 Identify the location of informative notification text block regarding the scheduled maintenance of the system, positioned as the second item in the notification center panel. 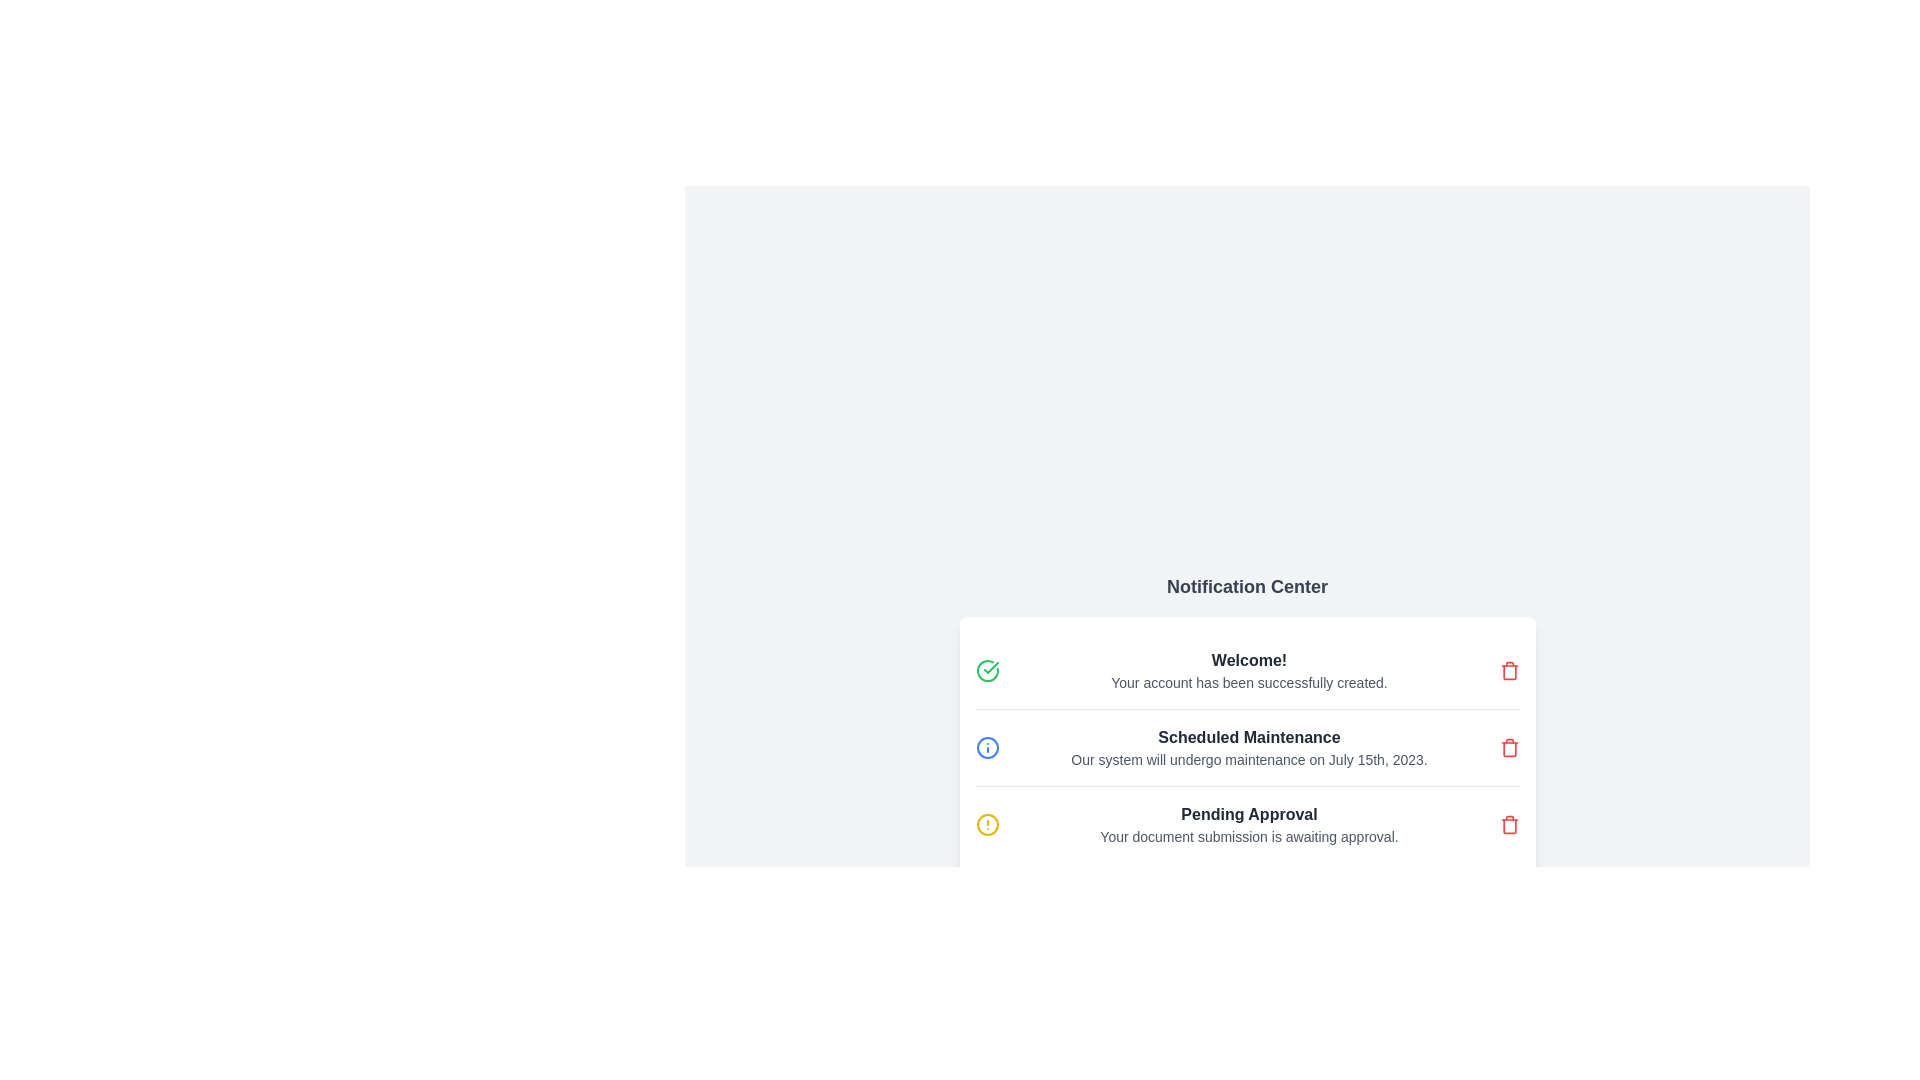
(1248, 748).